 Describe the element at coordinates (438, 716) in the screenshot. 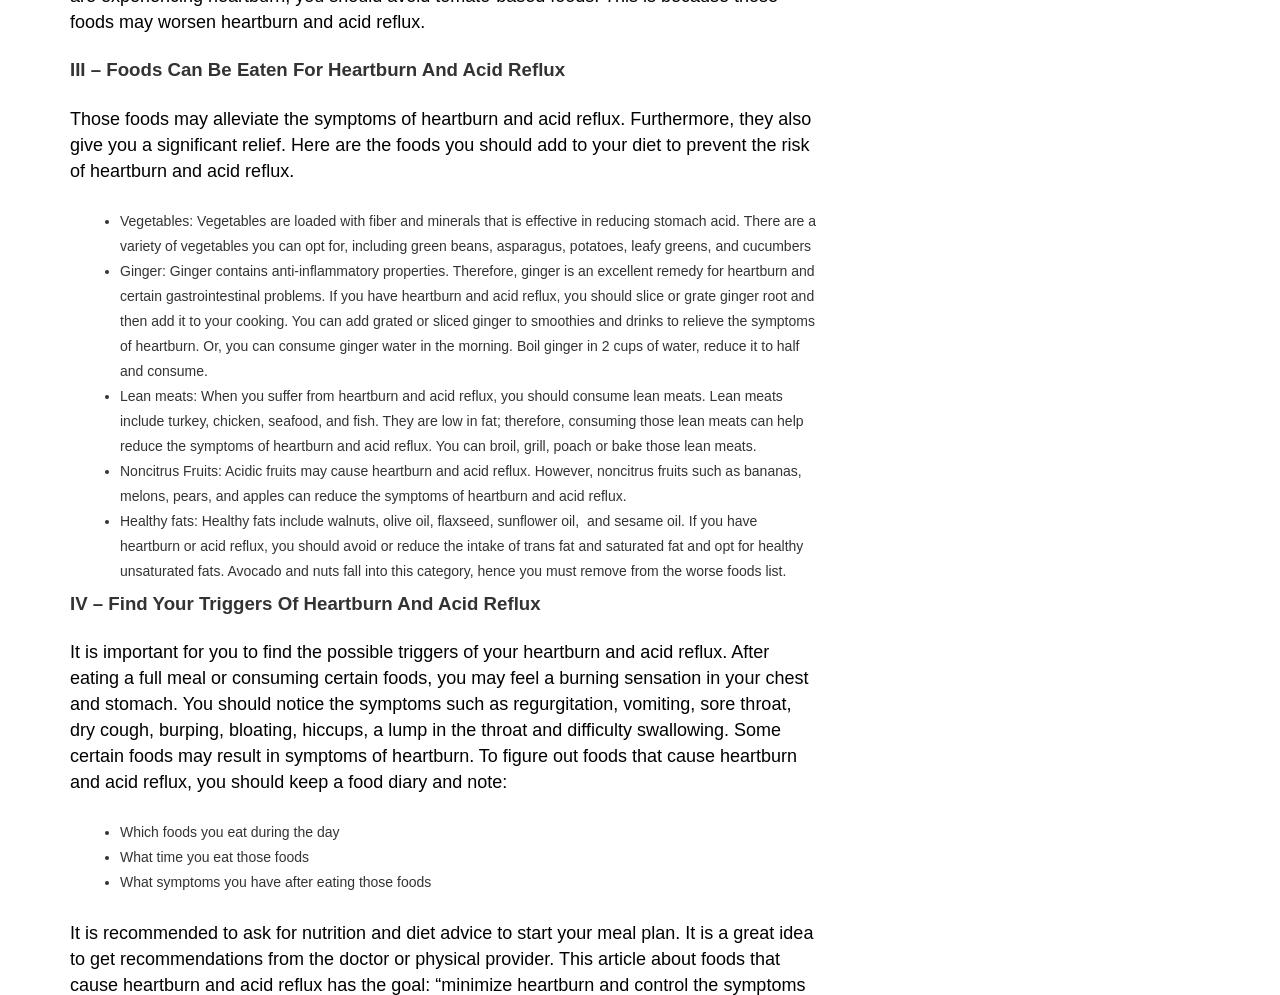

I see `'It is important for you to find the possible triggers of your heartburn and acid reflux. After eating a full meal or consuming certain foods, you may feel a burning sensation in your chest and stomach. You should notice the symptoms such as regurgitation, vomiting, sore throat, dry cough, burping, bloating, hiccups, a lump in the throat and difficulty swallowing. Some certain foods may result in symptoms of heartburn. To figure out foods that cause heartburn and acid reflux, you should keep a food diary and note:'` at that location.